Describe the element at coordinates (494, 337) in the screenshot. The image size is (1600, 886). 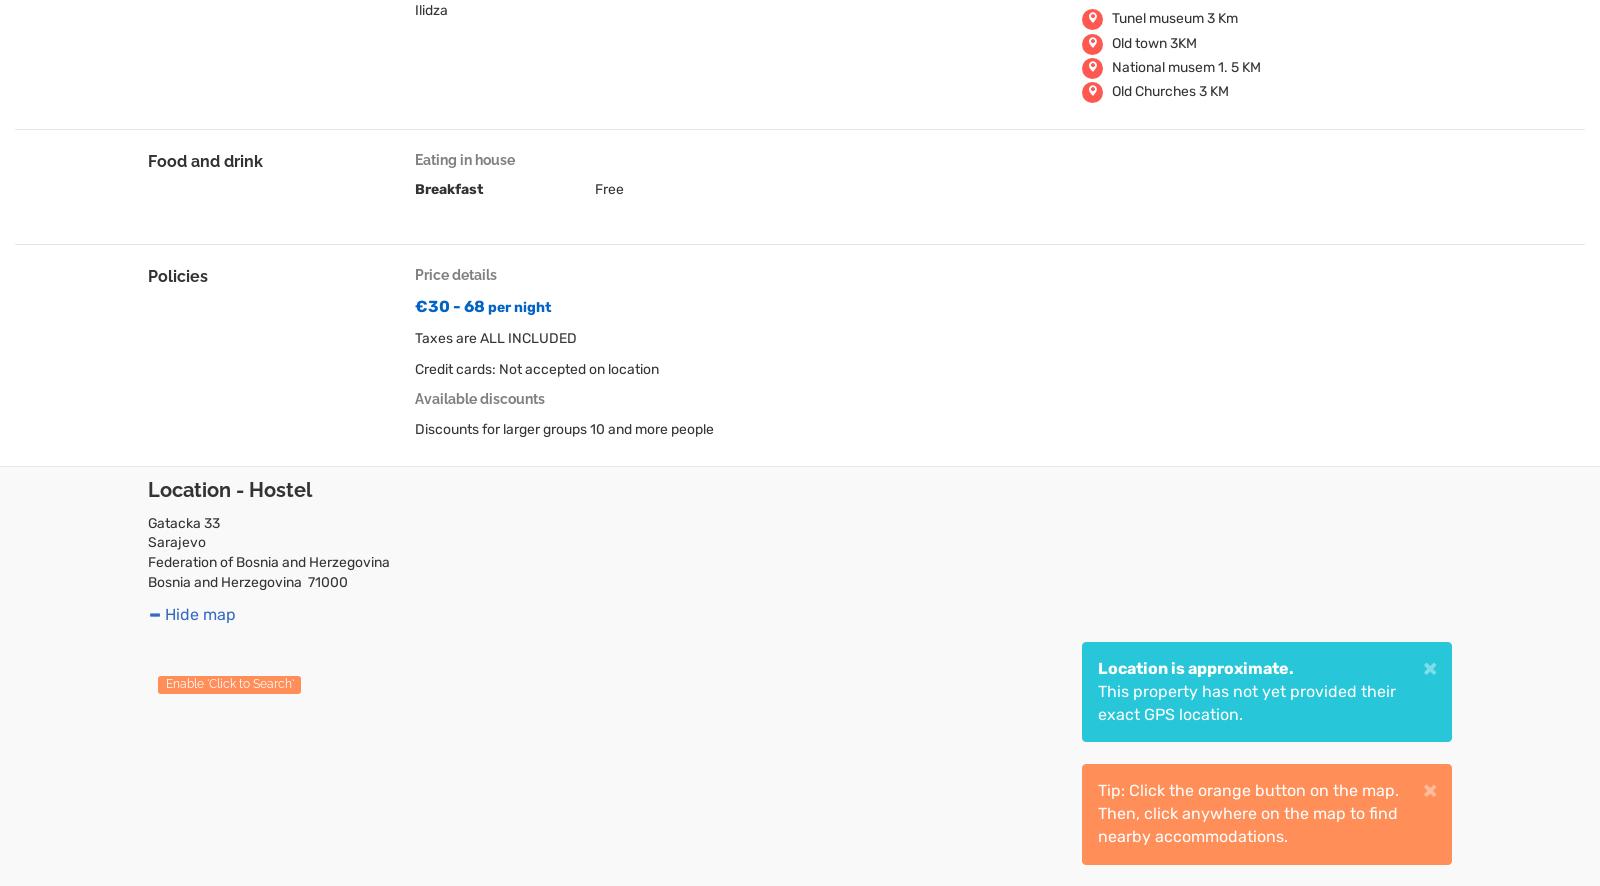
I see `'Taxes are ALL INCLUDED'` at that location.